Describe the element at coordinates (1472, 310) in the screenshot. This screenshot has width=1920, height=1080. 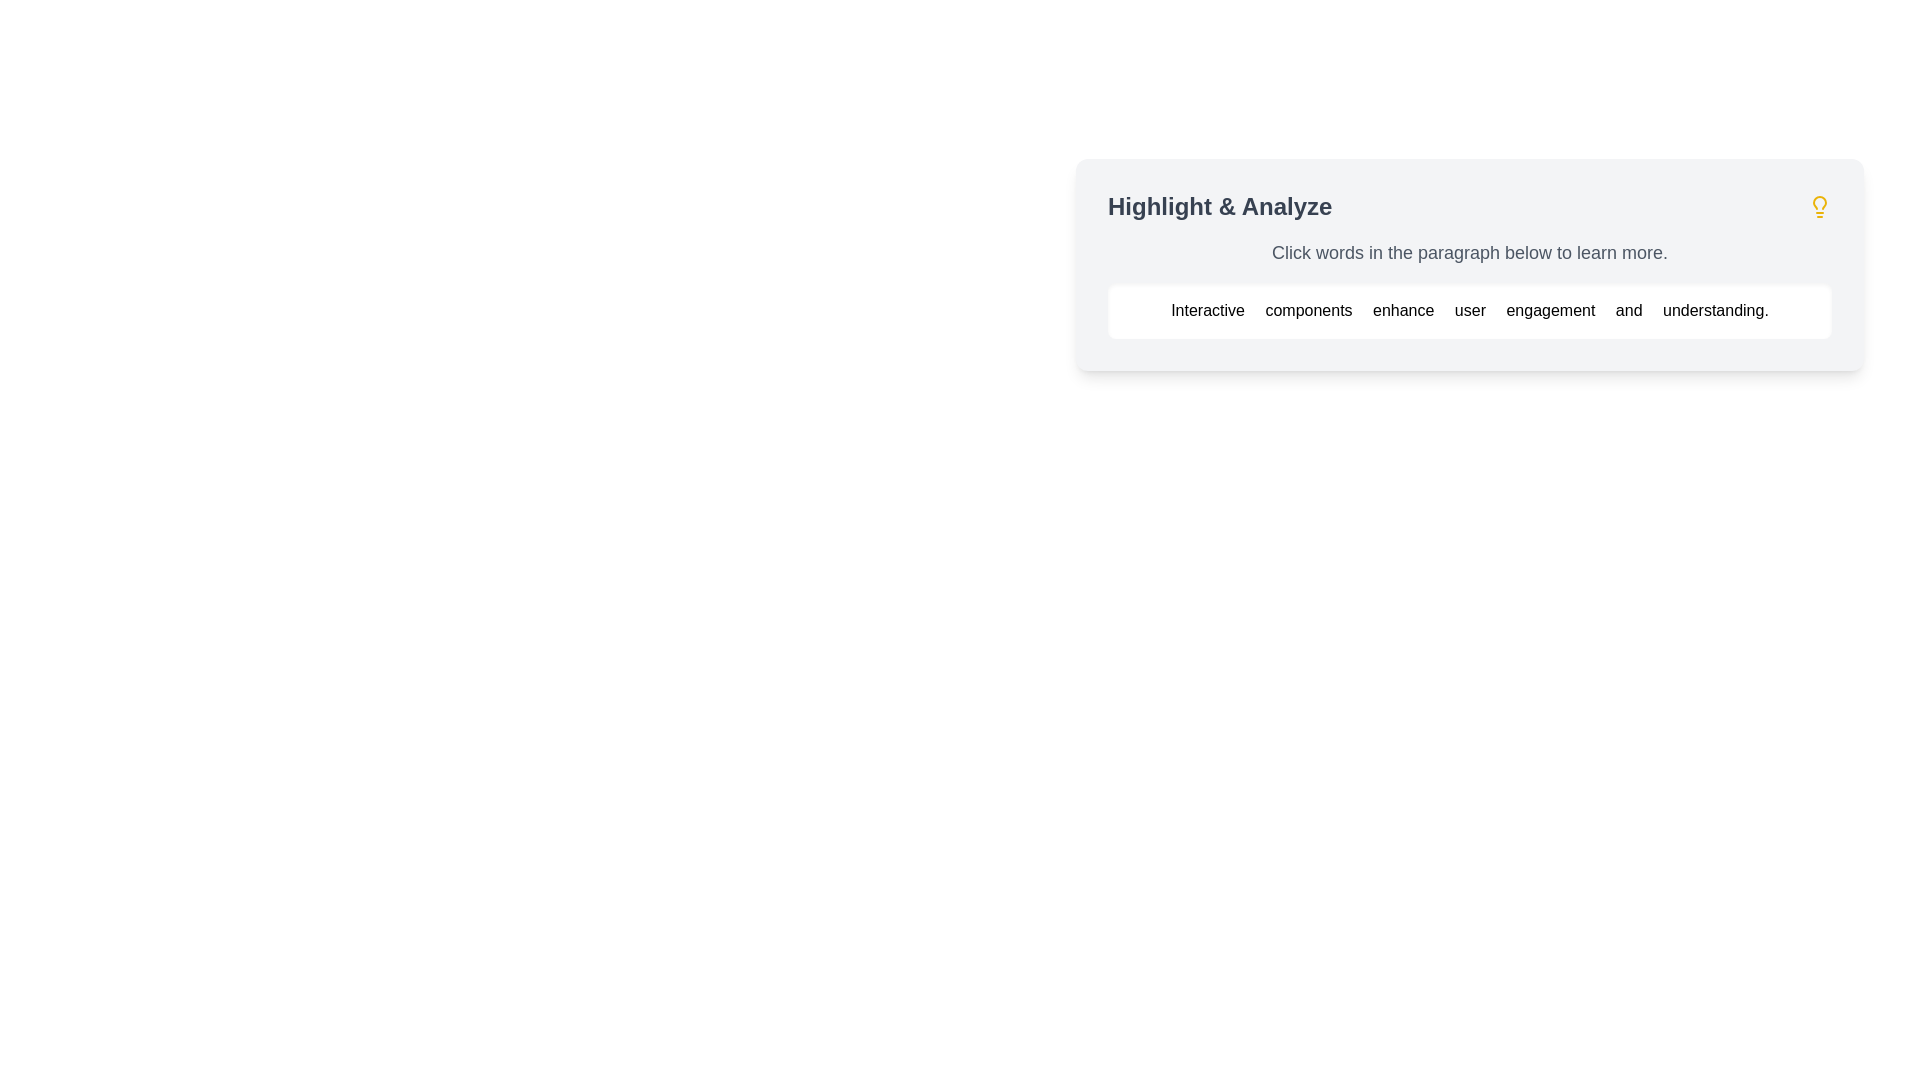
I see `the Text Button labeled 'user' which is centrally positioned within a sequence of interactive elements on a white background` at that location.